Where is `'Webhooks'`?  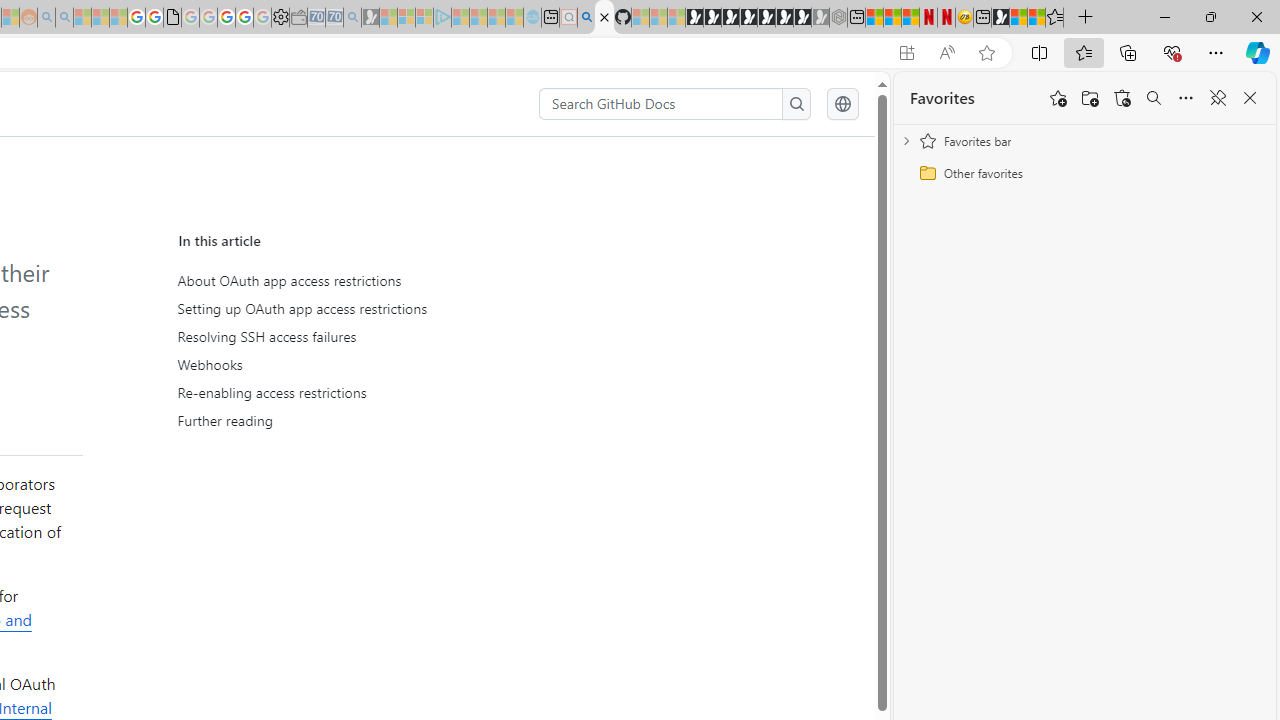 'Webhooks' is located at coordinates (362, 365).